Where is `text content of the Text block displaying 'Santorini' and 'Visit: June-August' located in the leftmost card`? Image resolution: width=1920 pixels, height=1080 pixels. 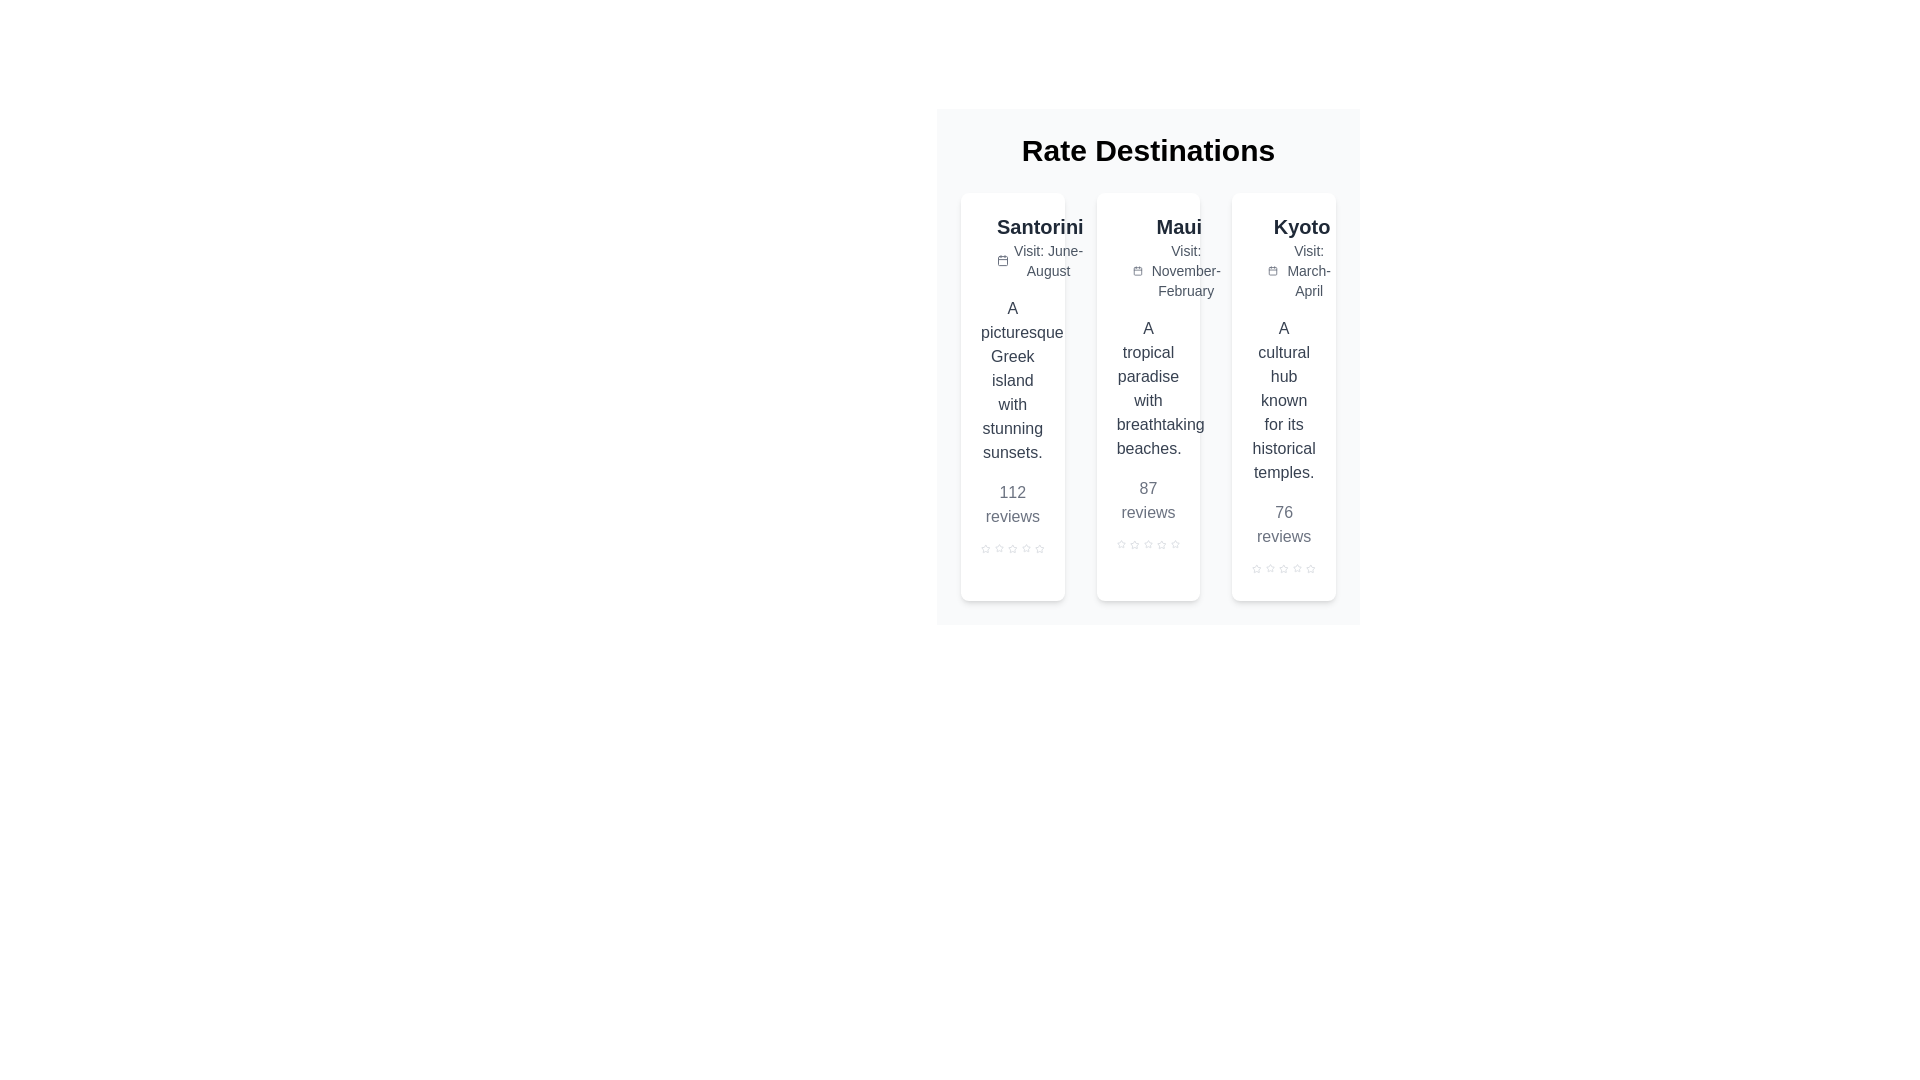
text content of the Text block displaying 'Santorini' and 'Visit: June-August' located in the leftmost card is located at coordinates (1040, 245).